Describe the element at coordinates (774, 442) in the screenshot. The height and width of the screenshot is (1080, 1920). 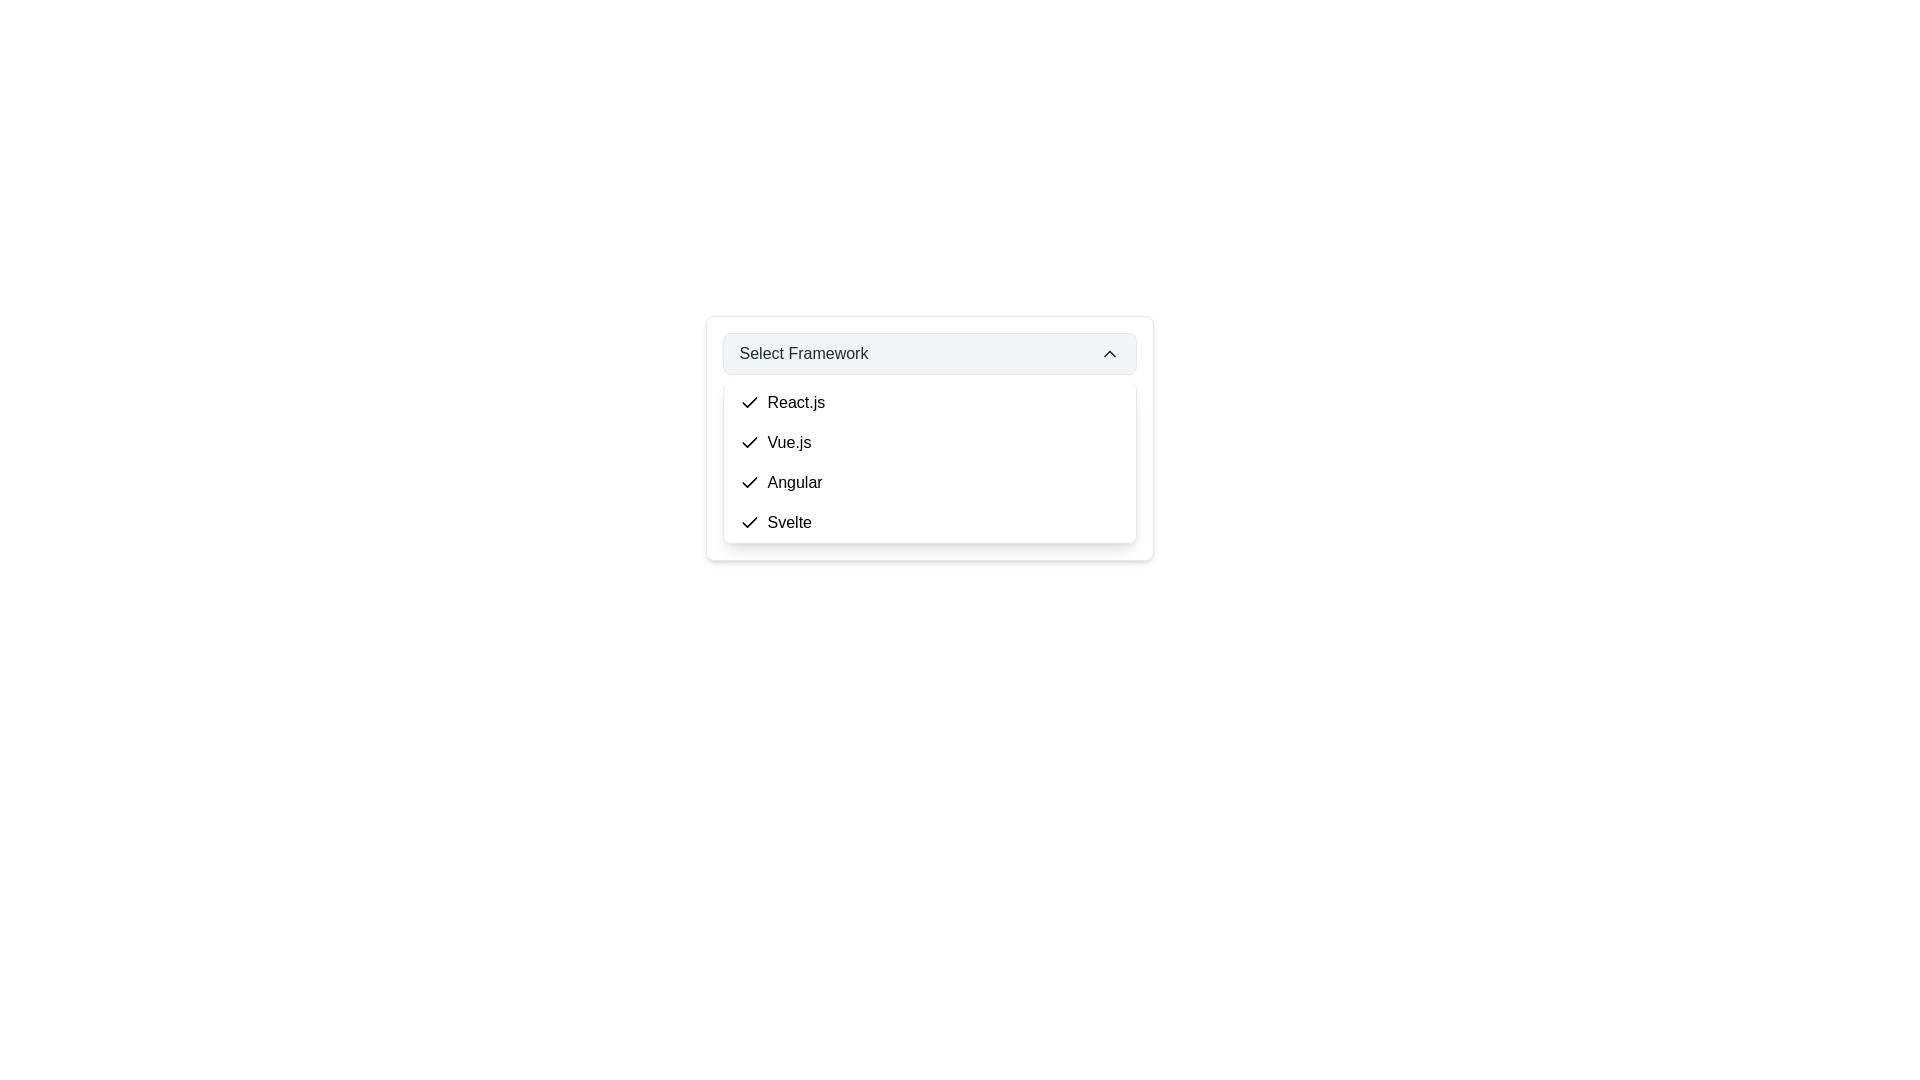
I see `the 'Vue.js' option in the interactive dropdown menu, which is the second line item below 'React.js' and above 'Angular'` at that location.